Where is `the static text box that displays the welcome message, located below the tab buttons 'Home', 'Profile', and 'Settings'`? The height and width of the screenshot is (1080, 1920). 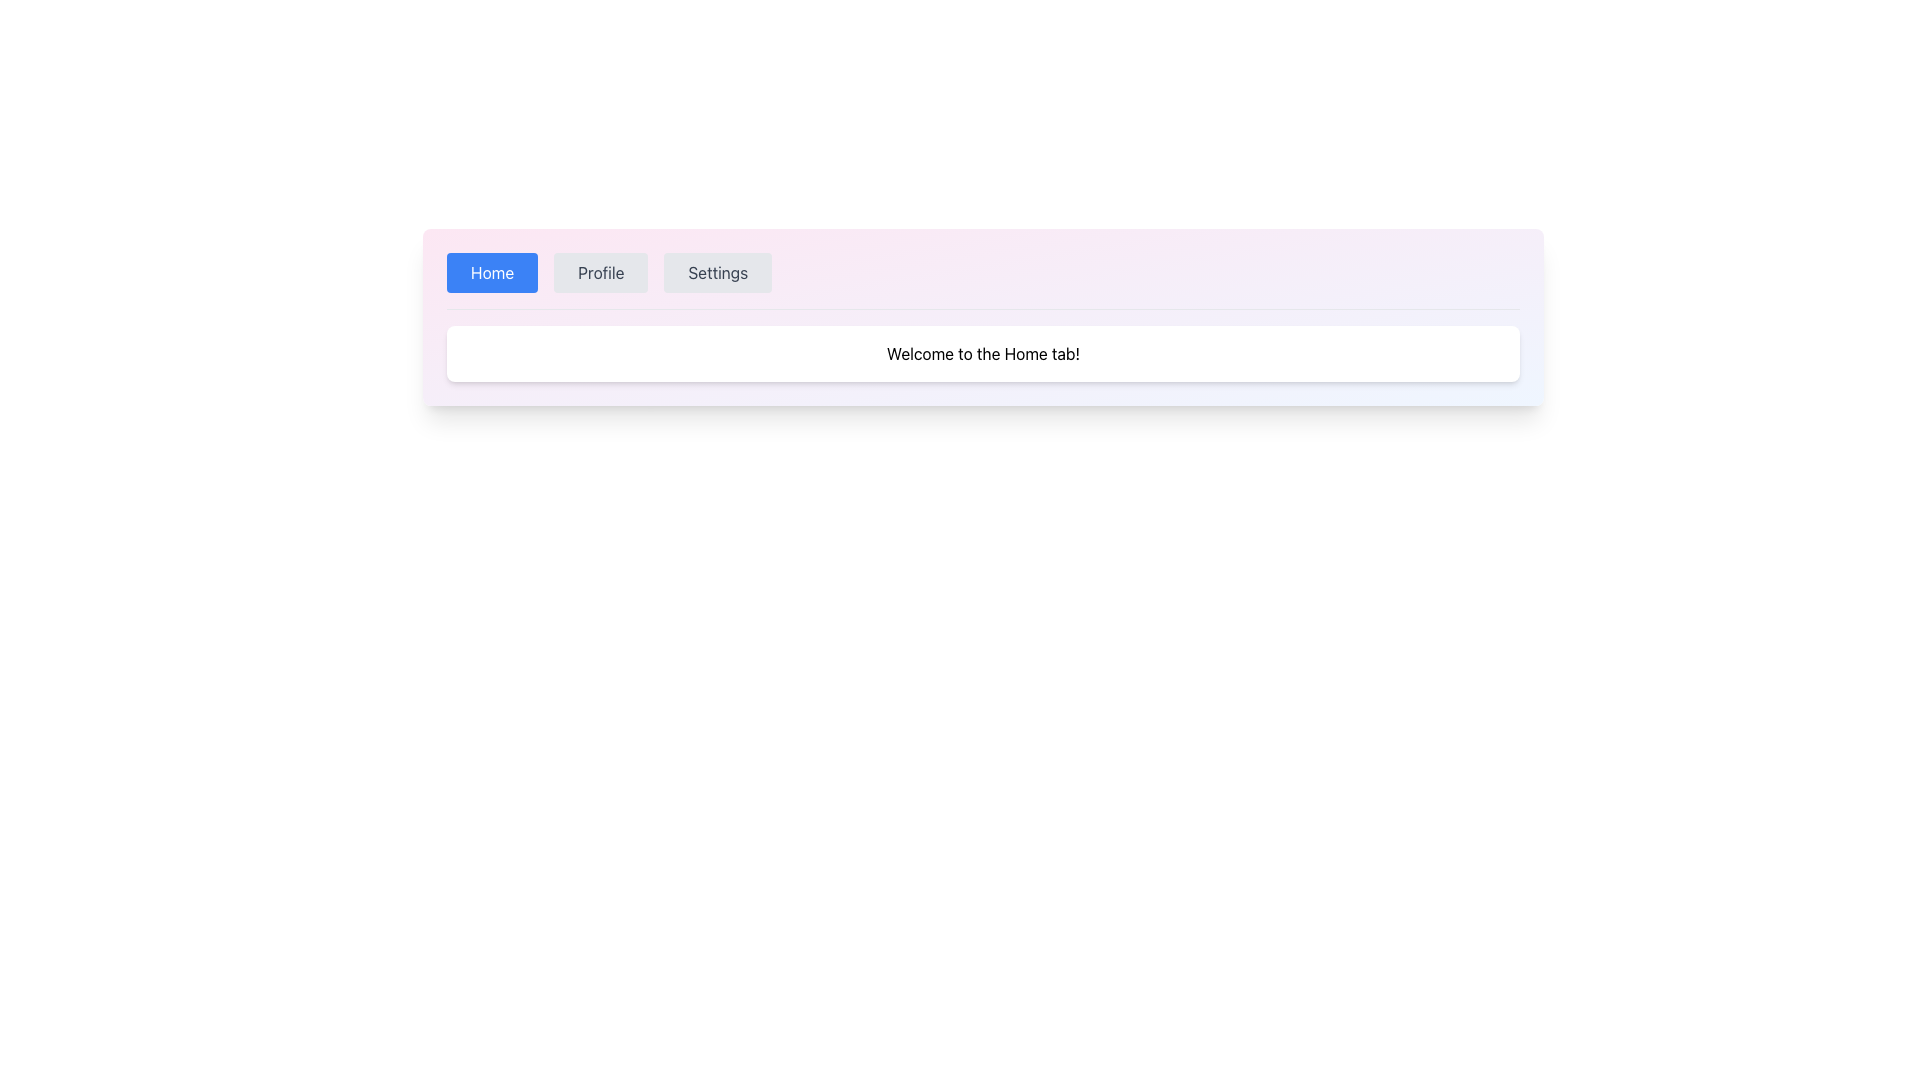
the static text box that displays the welcome message, located below the tab buttons 'Home', 'Profile', and 'Settings' is located at coordinates (983, 353).